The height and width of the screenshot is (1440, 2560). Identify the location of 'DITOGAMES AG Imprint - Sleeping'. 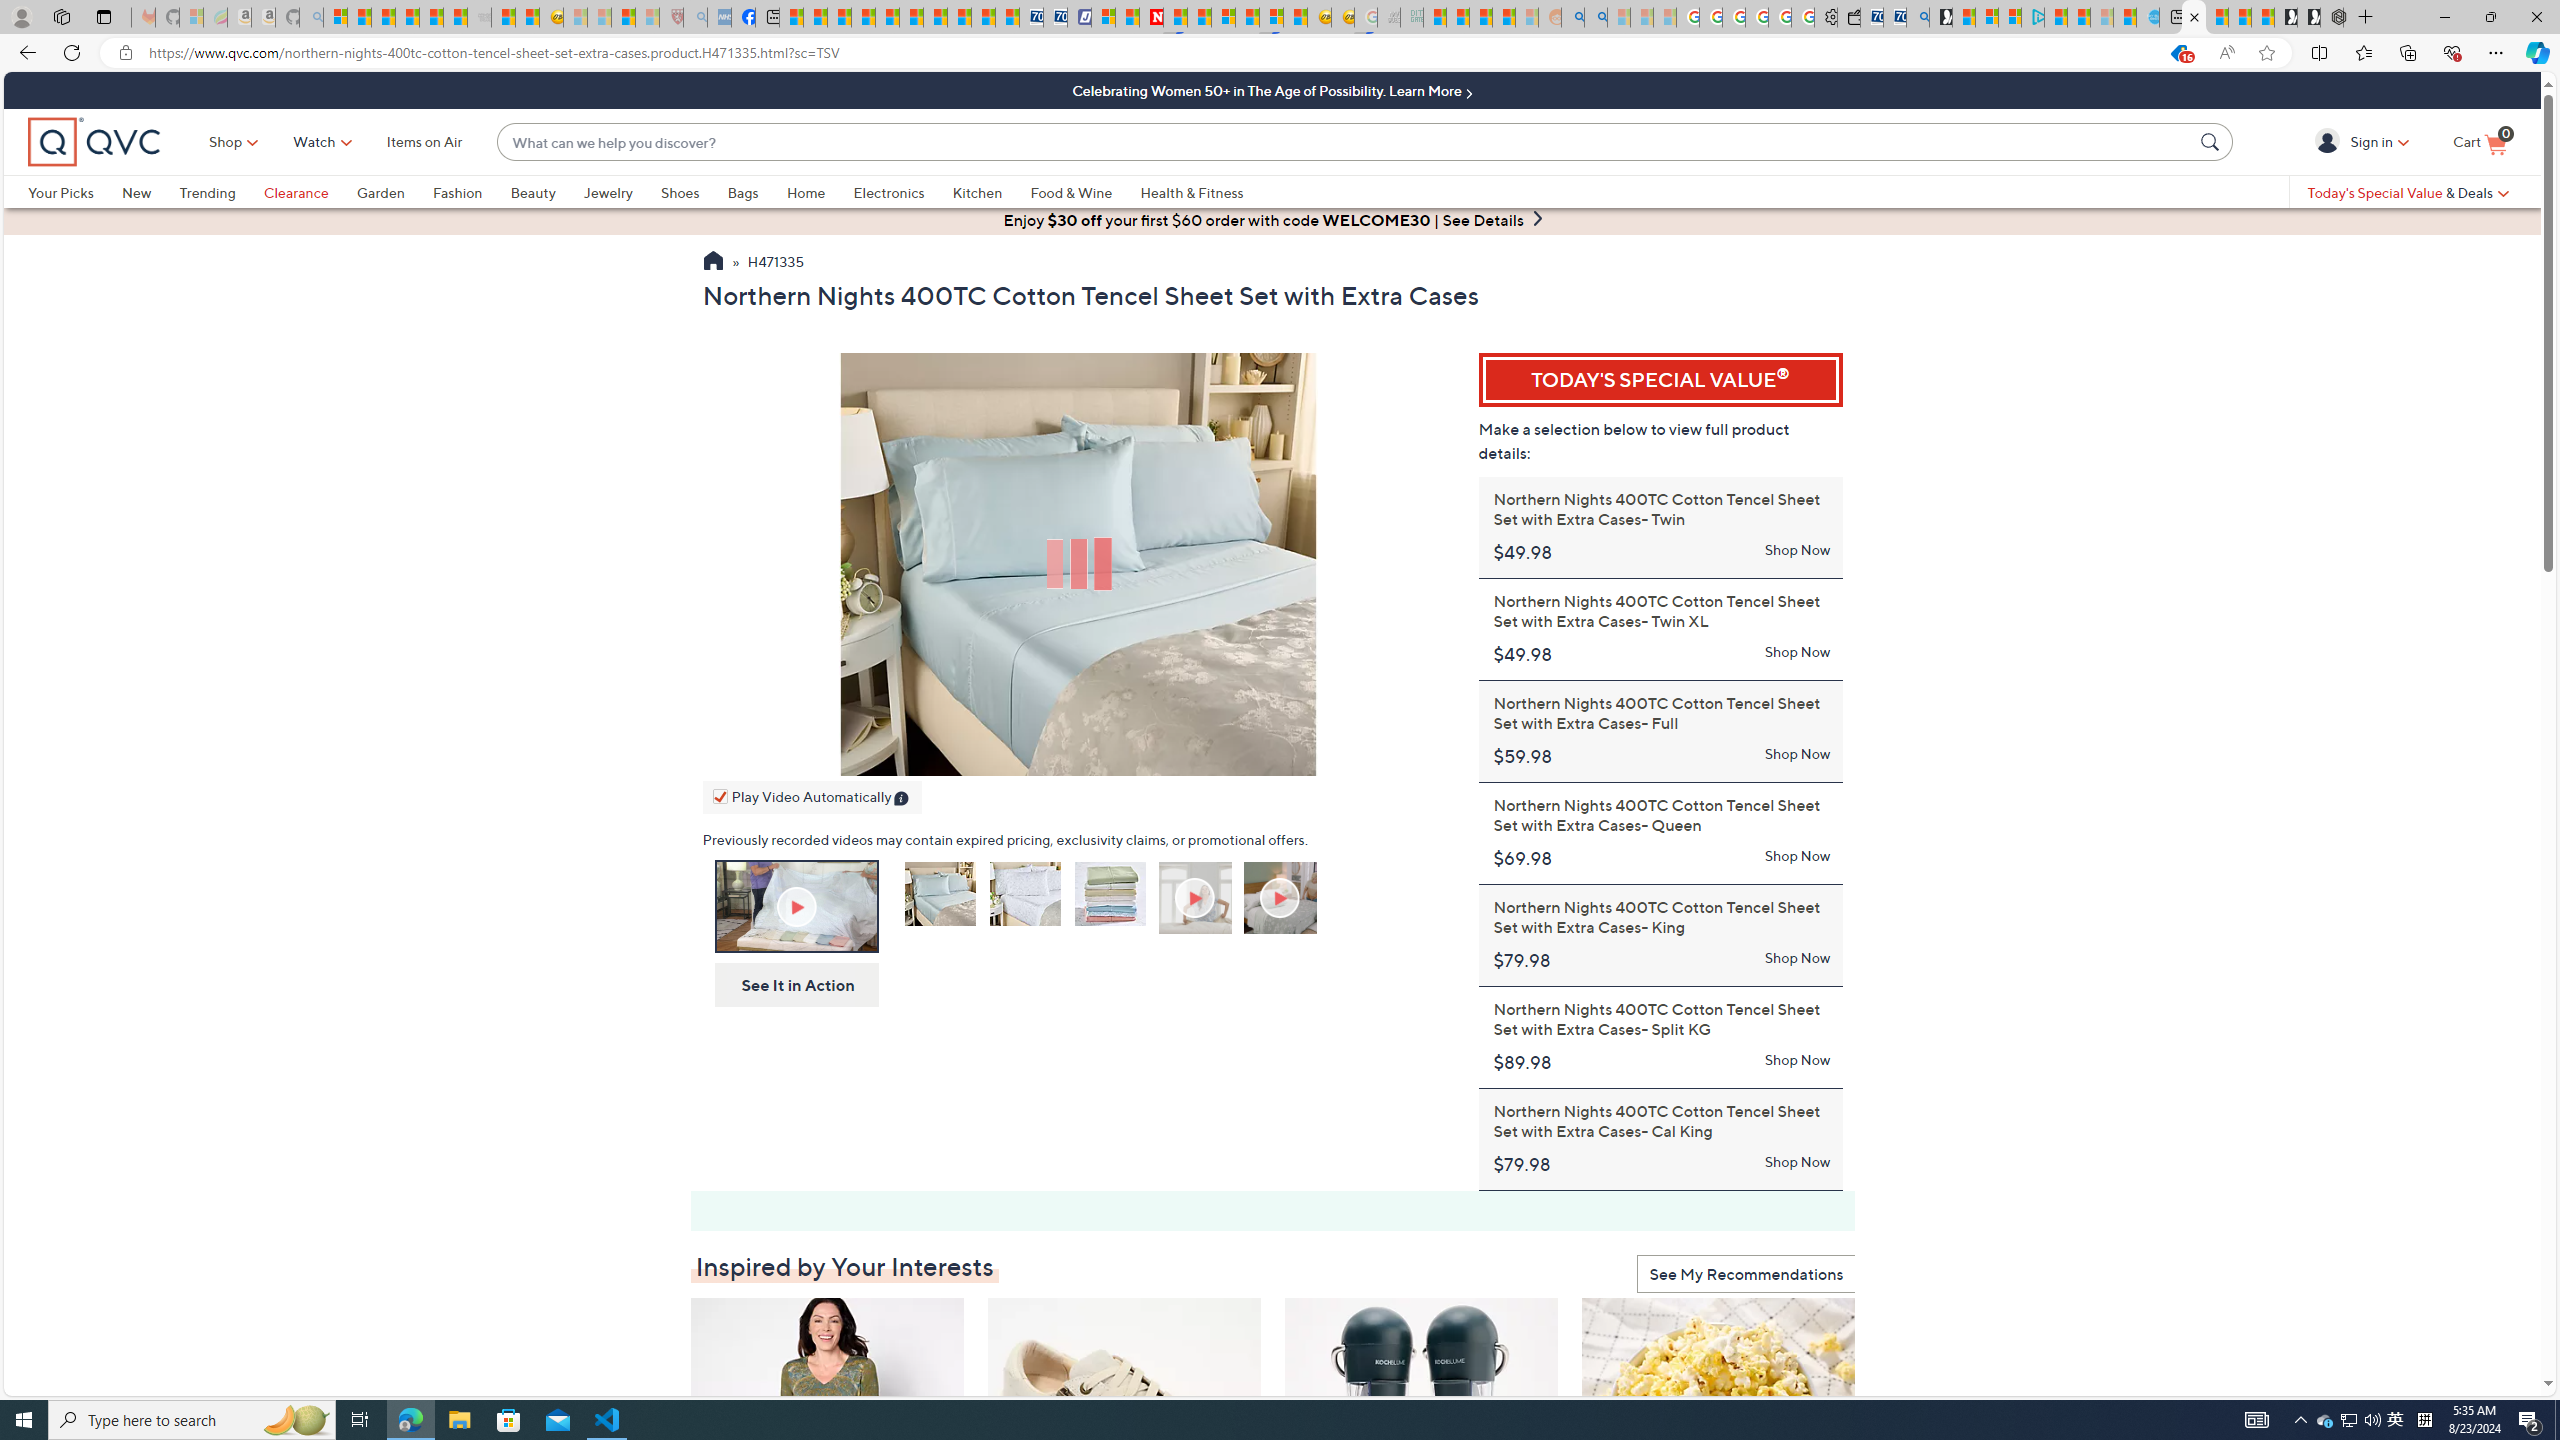
(1410, 16).